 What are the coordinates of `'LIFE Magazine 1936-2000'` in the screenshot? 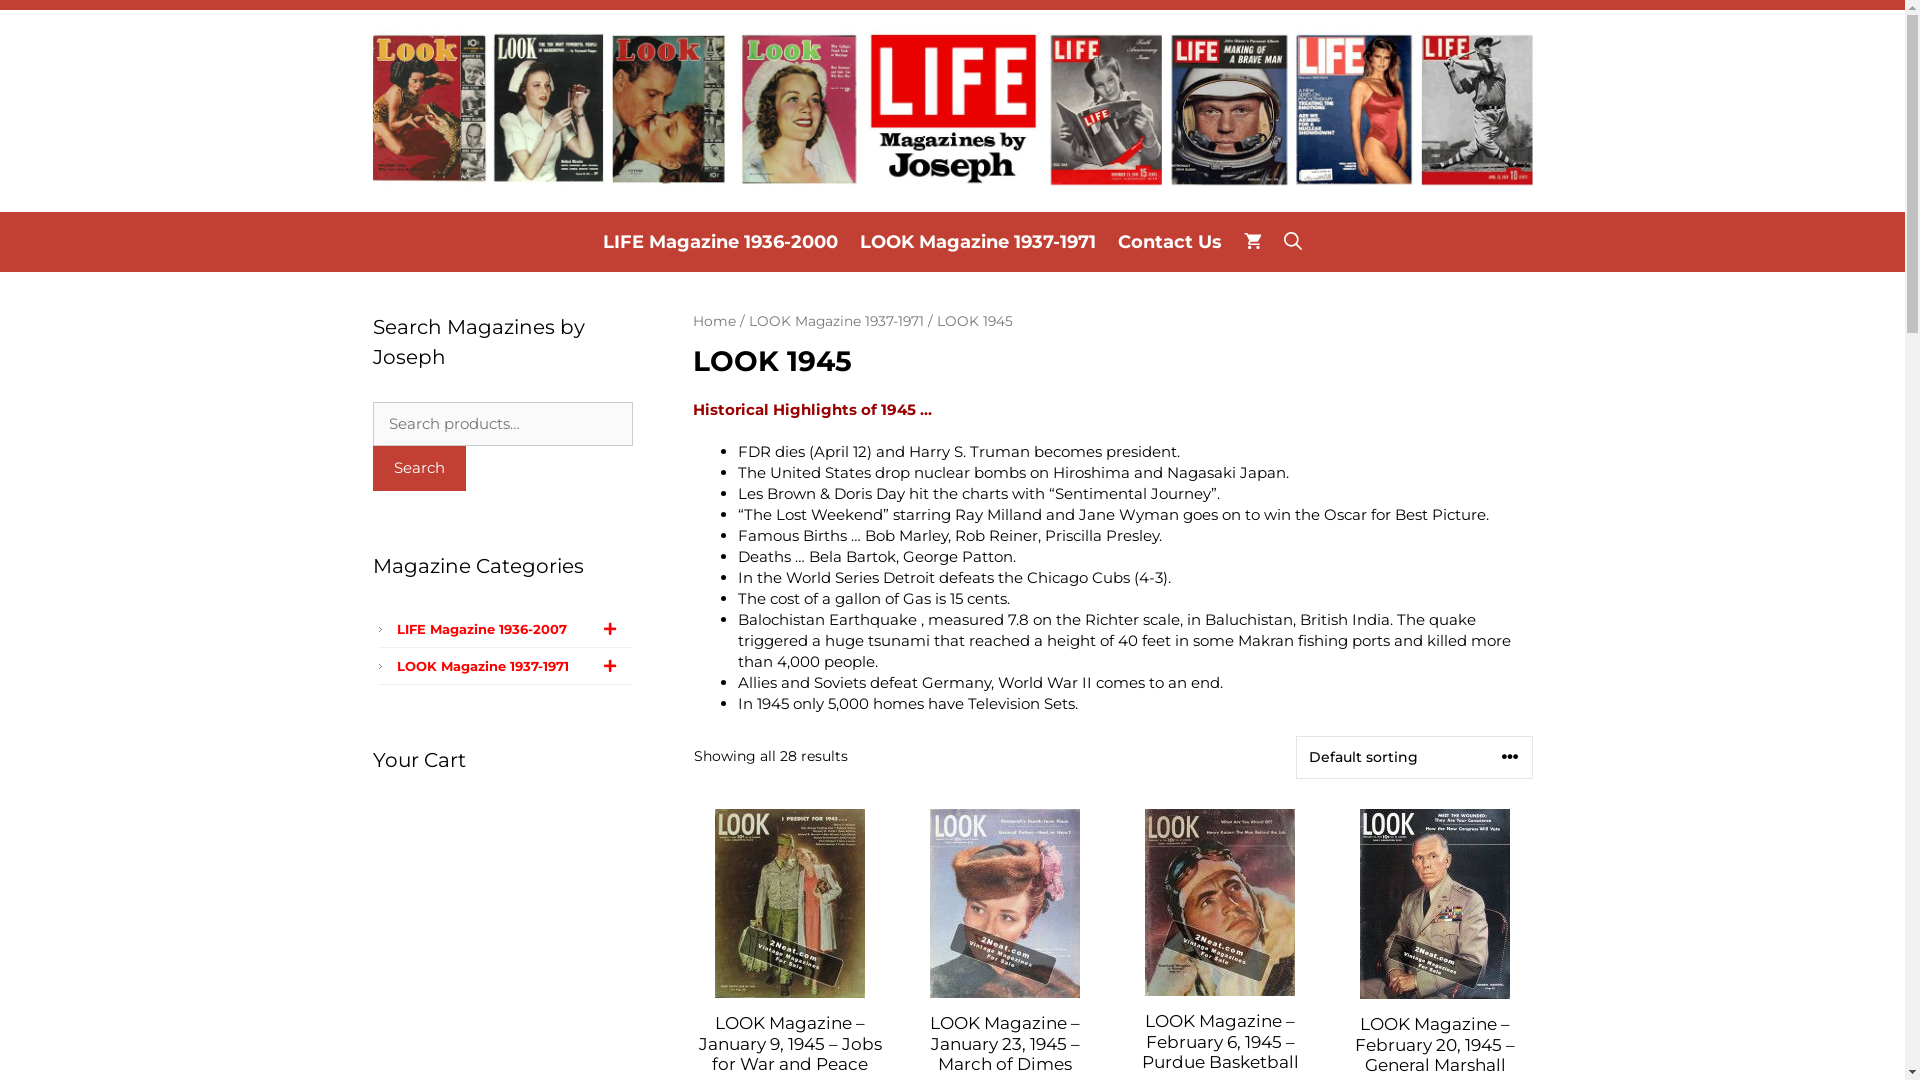 It's located at (590, 241).